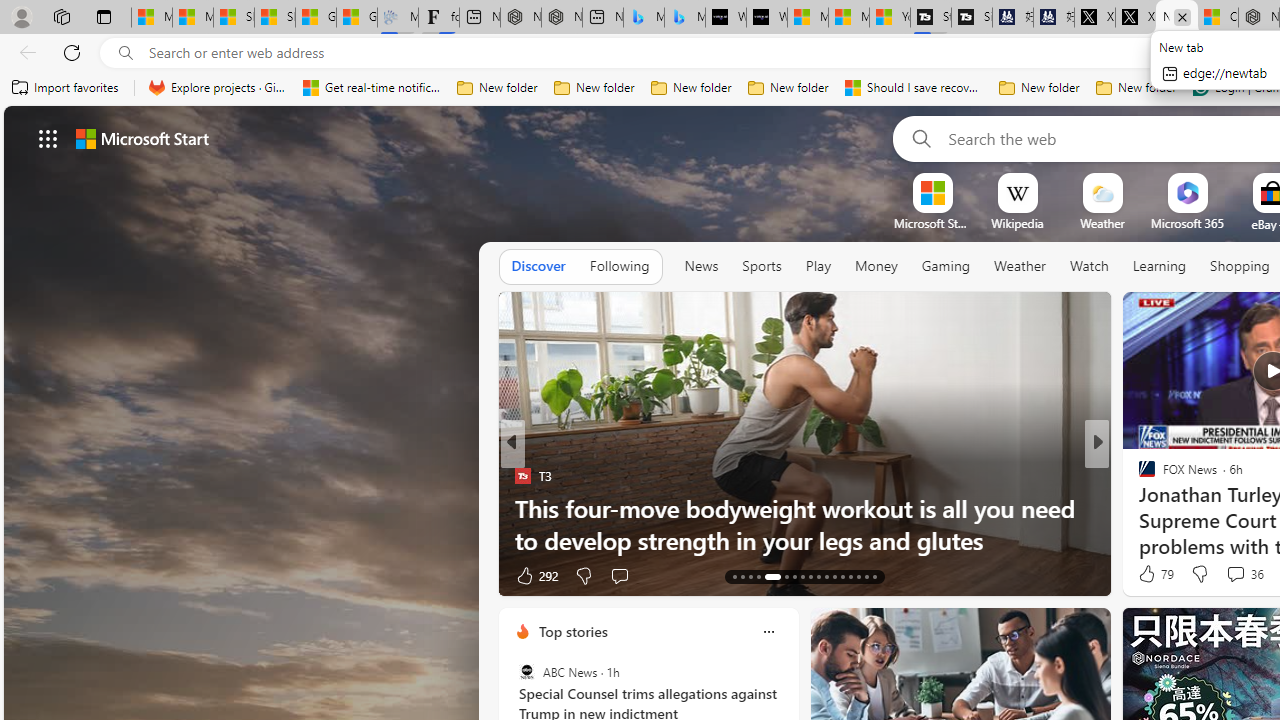  What do you see at coordinates (771, 577) in the screenshot?
I see `'AutomationID: tab-17'` at bounding box center [771, 577].